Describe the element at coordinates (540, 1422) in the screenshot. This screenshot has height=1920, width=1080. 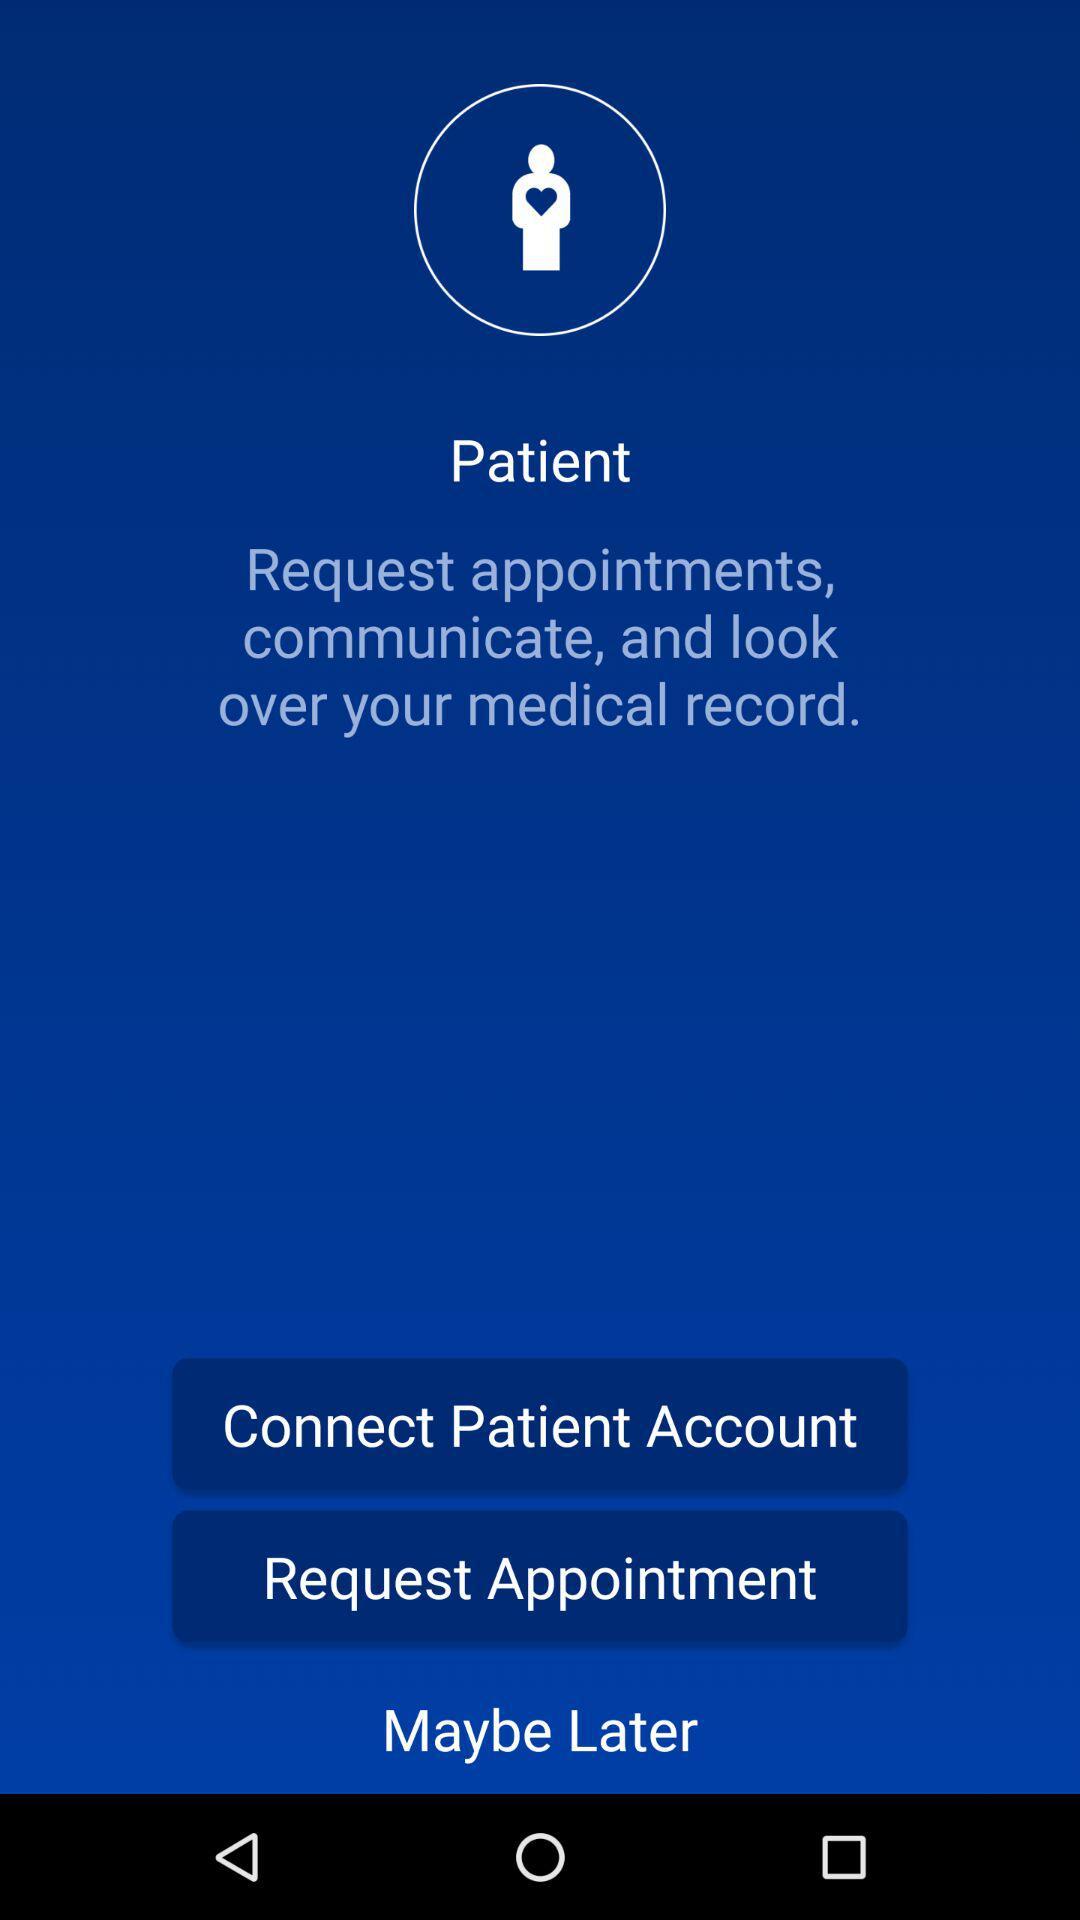
I see `connect patient account item` at that location.